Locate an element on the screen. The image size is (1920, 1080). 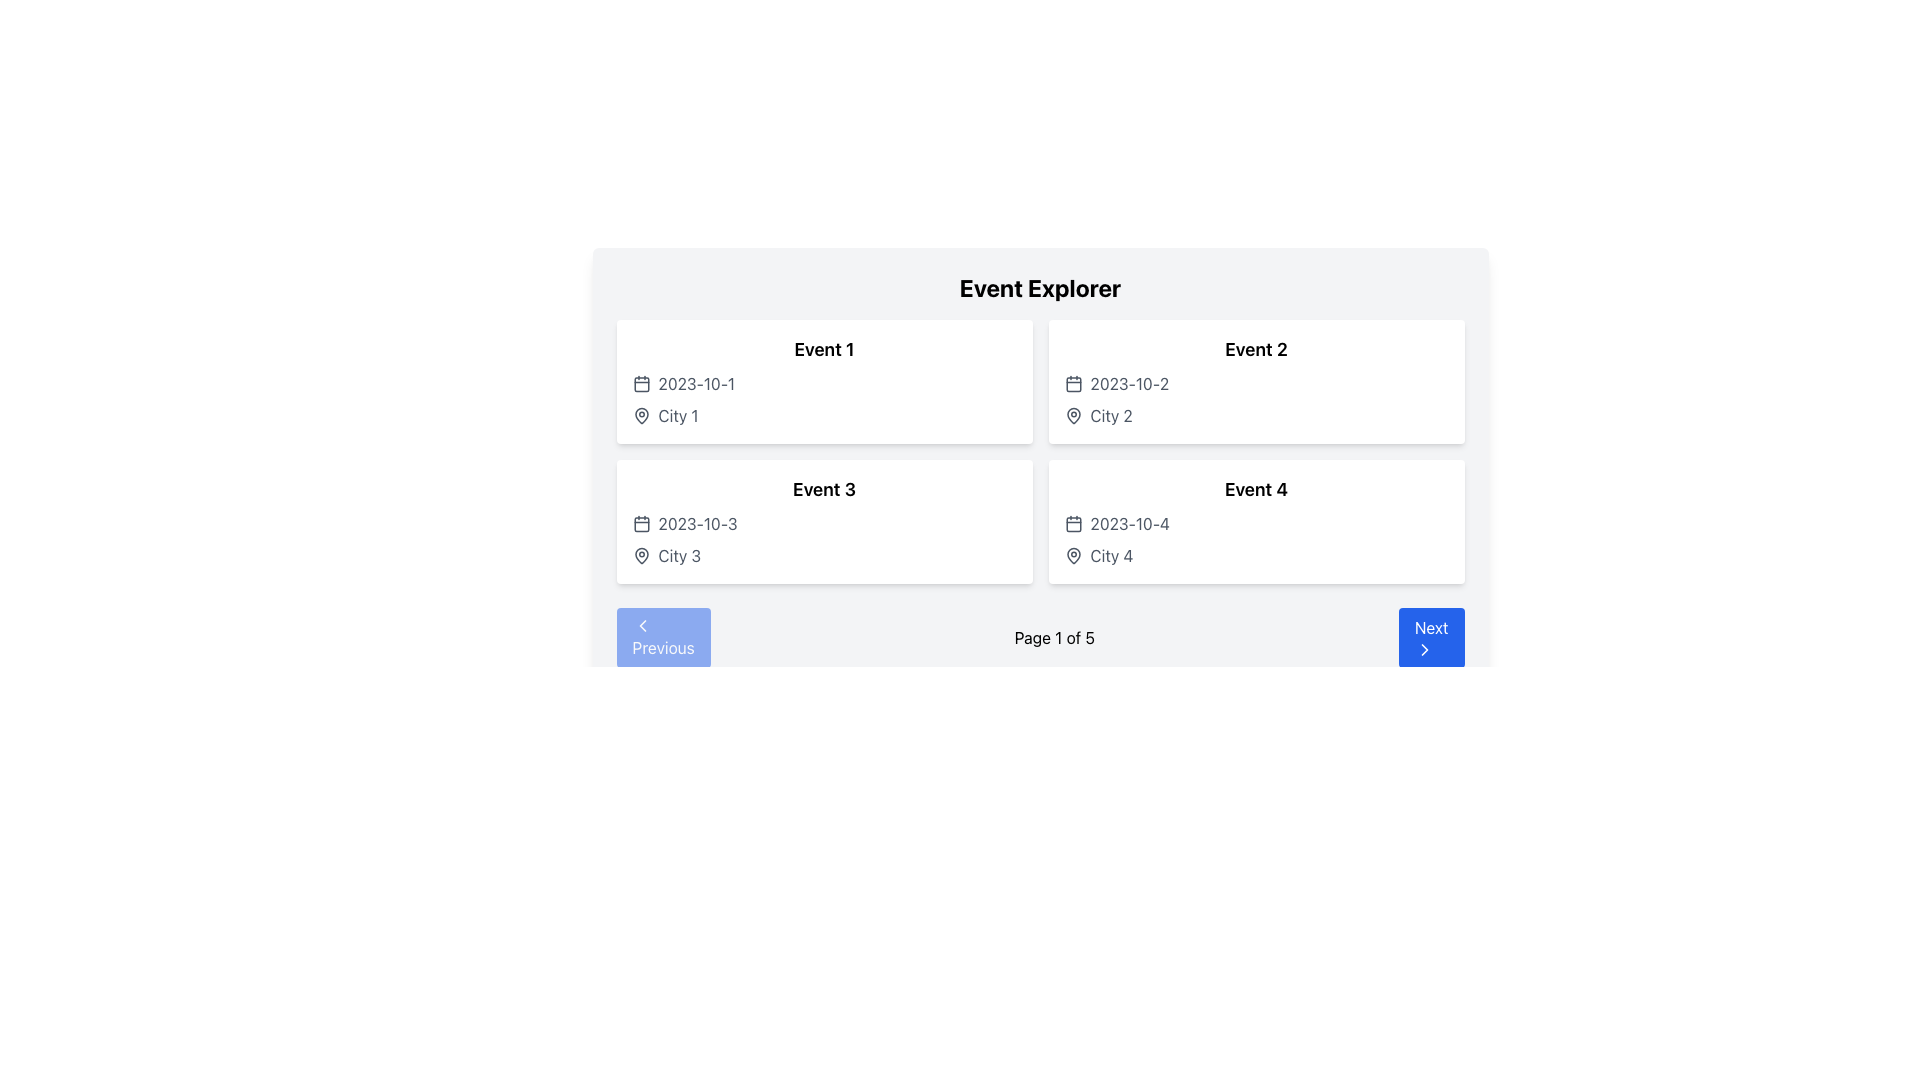
the 'Event 1' card element located in the top-left corner of the grid layout is located at coordinates (824, 381).